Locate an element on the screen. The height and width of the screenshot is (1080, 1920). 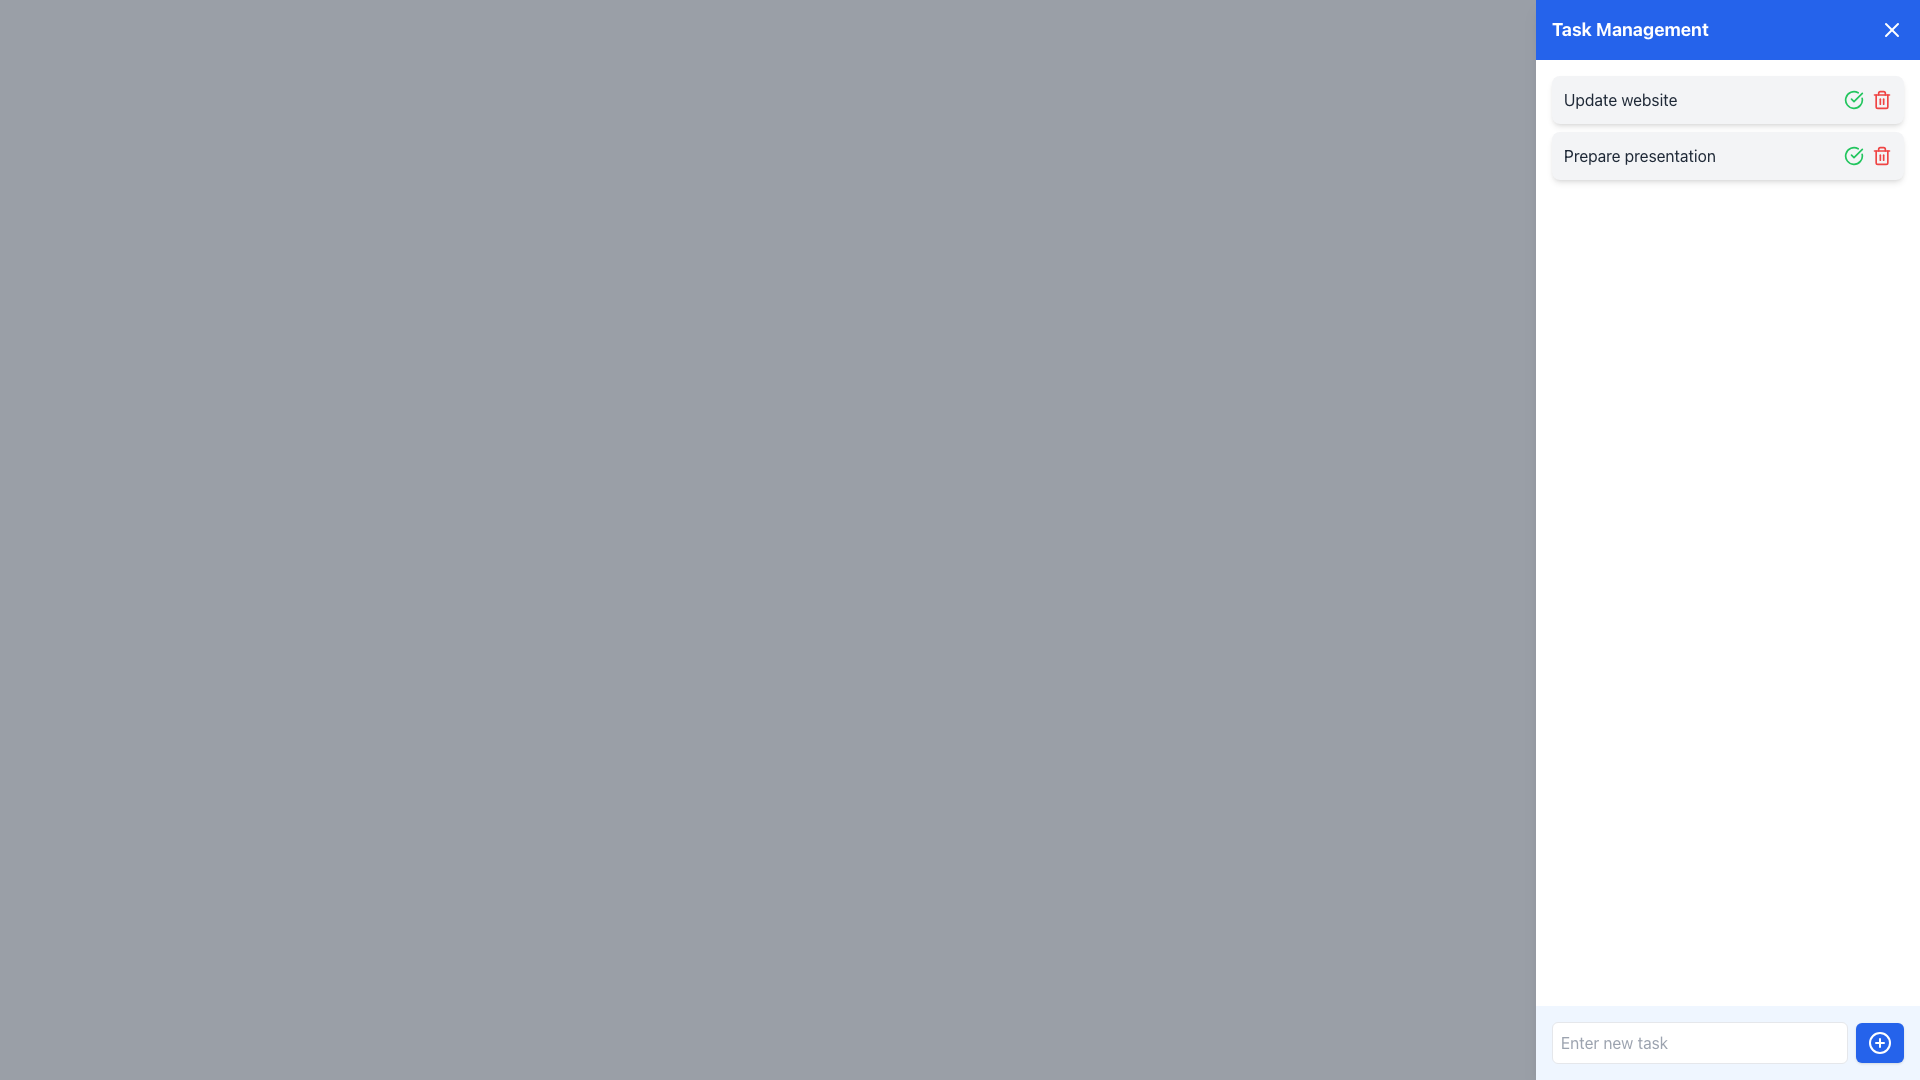
the static text label displaying 'Prepare presentation', which is the second task item in the task management list is located at coordinates (1639, 154).